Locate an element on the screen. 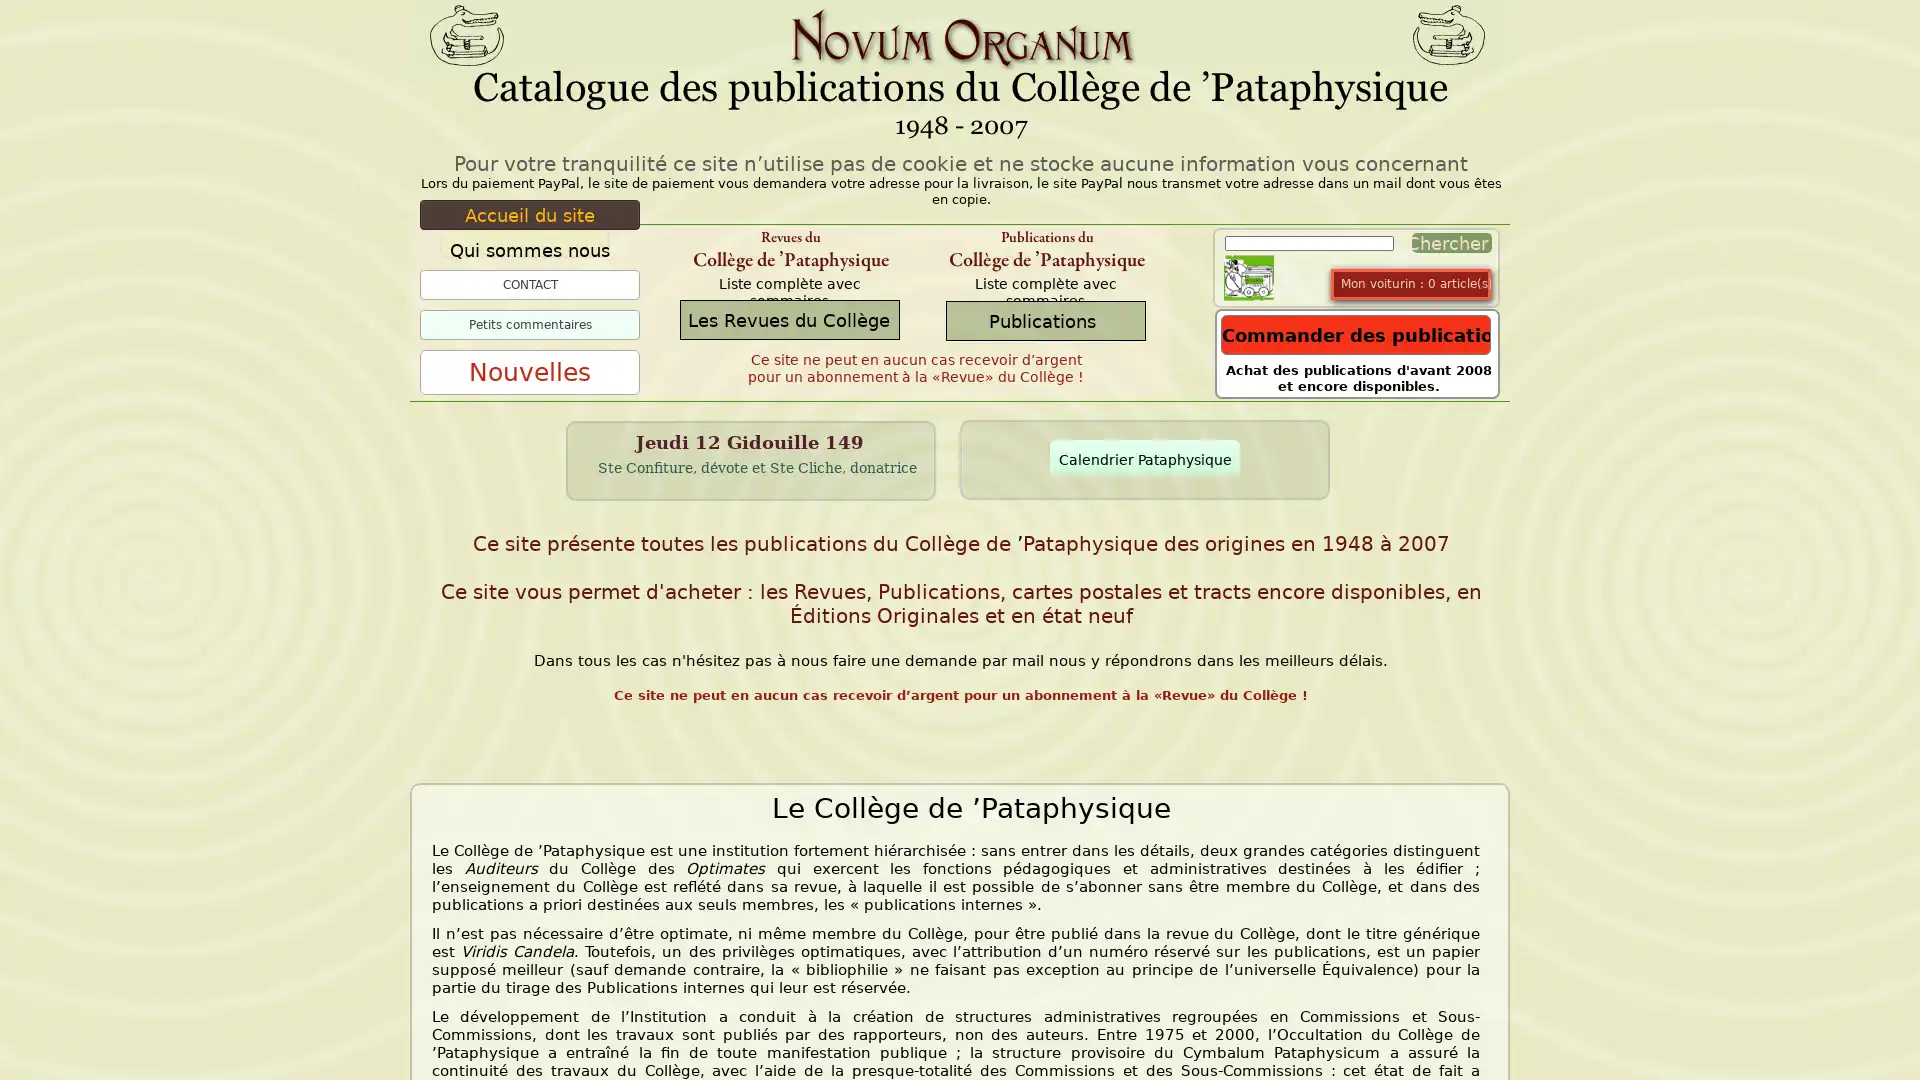 Image resolution: width=1920 pixels, height=1080 pixels. Calendrier Pataphysique is located at coordinates (1145, 459).